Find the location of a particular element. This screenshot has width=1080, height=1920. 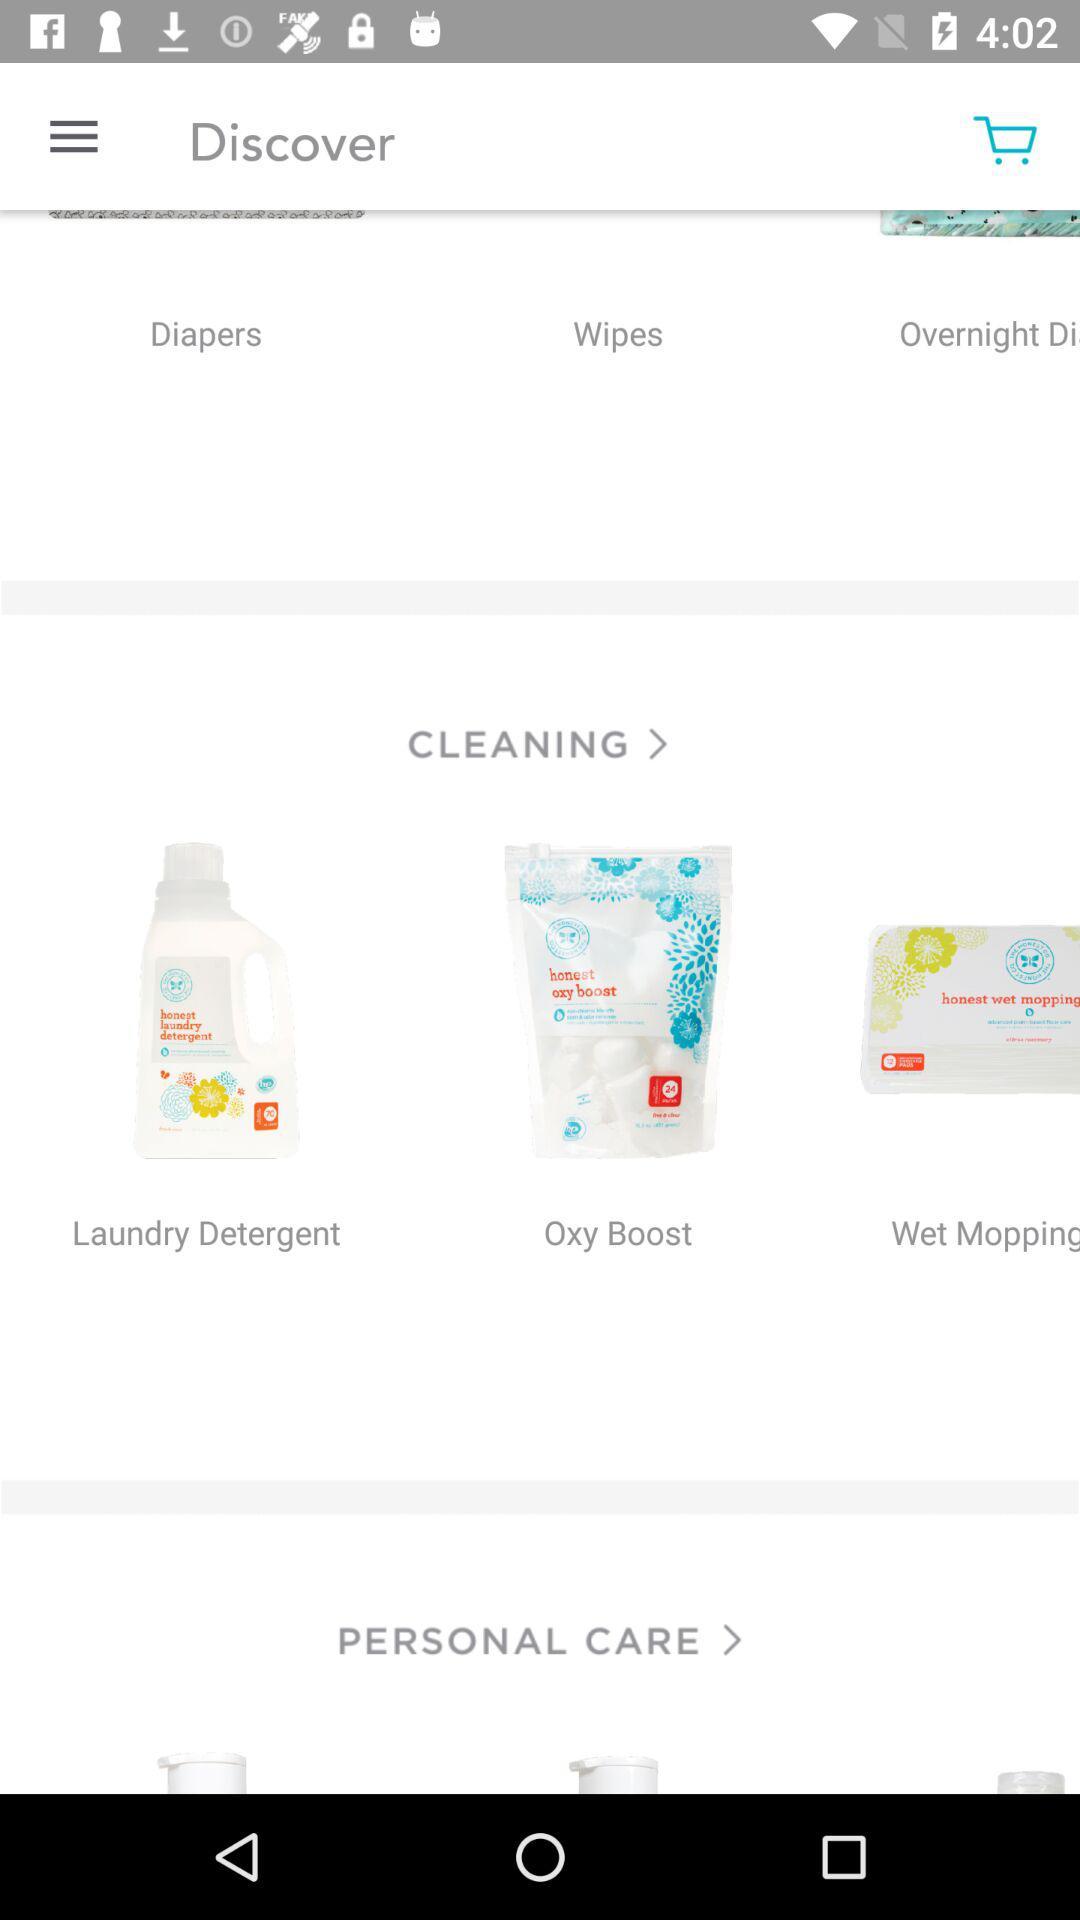

the picture which is above the text wet mopping is located at coordinates (951, 1003).